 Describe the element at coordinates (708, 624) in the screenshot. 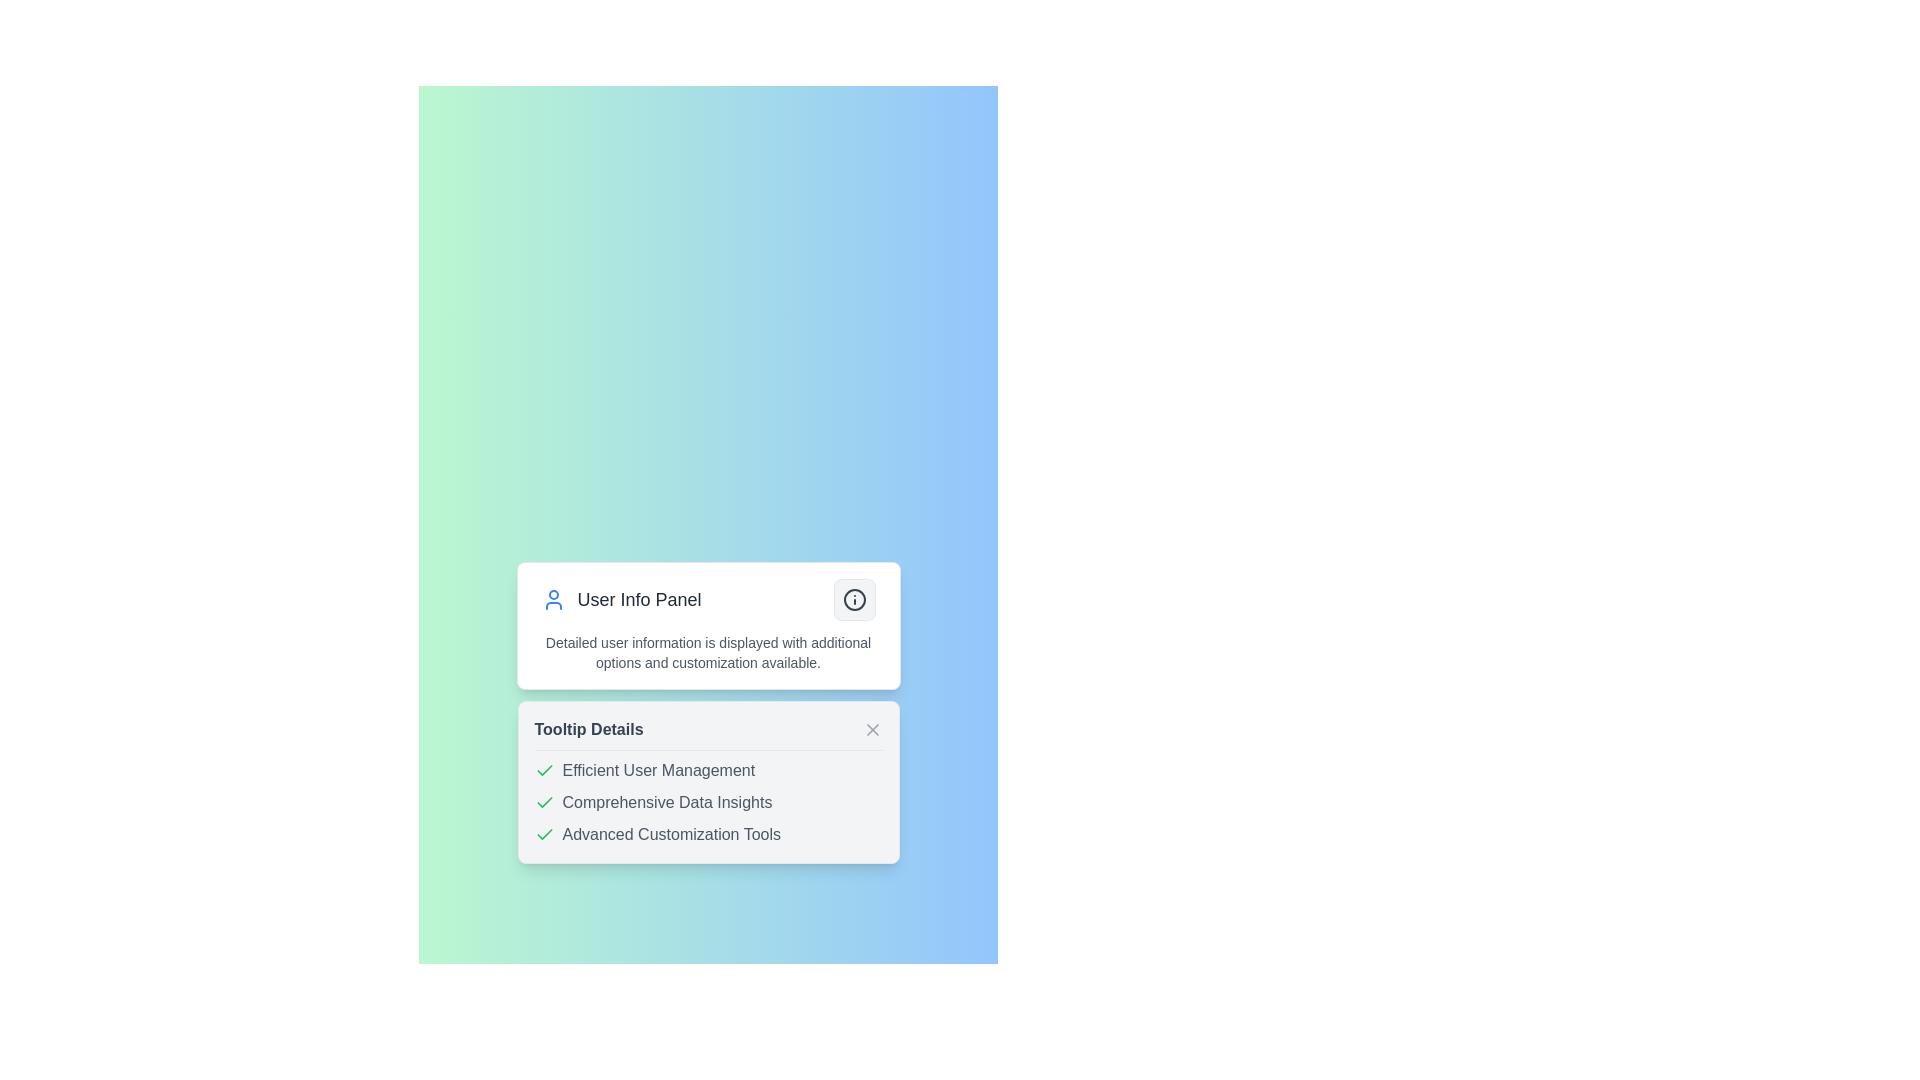

I see `information displayed in the 'User Info Panel', which contains user details and an 'info' button on the right` at that location.